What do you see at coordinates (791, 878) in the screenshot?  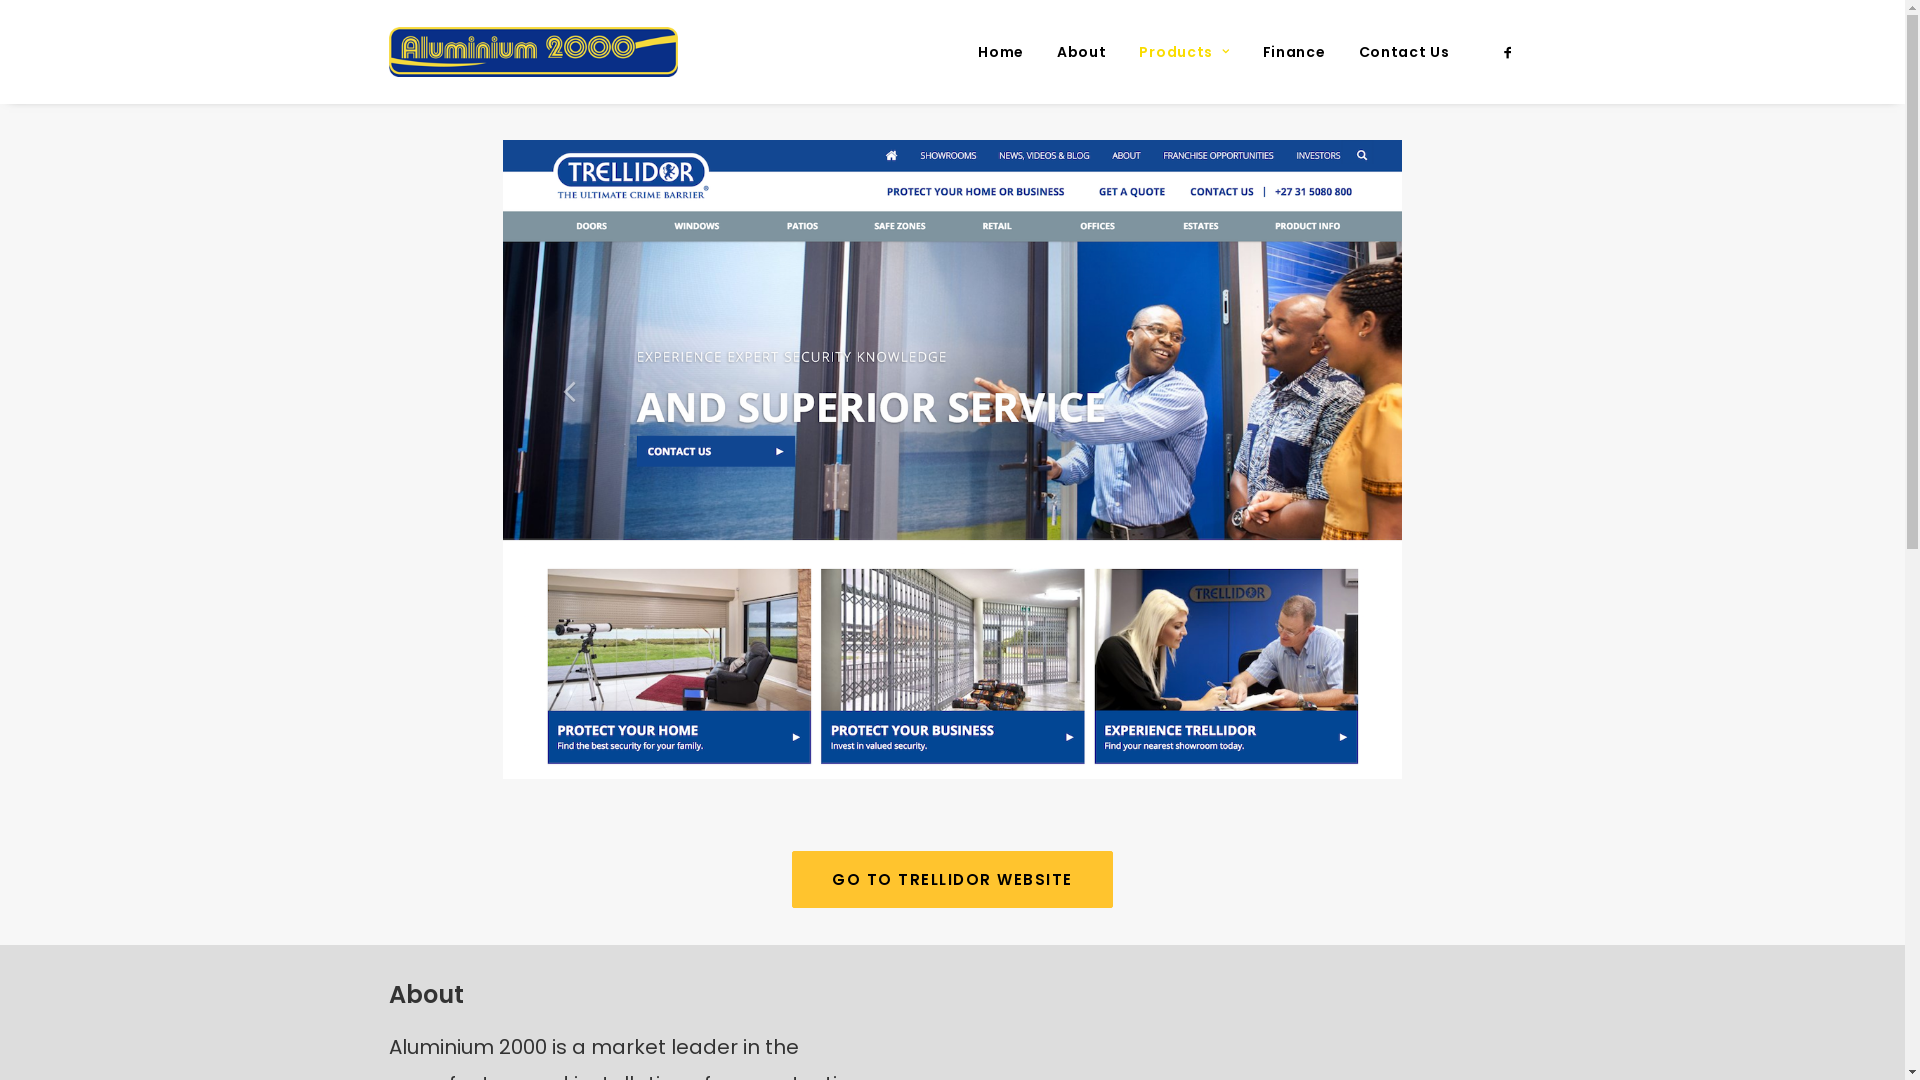 I see `'GO TO TRELLIDOR WEBSITE'` at bounding box center [791, 878].